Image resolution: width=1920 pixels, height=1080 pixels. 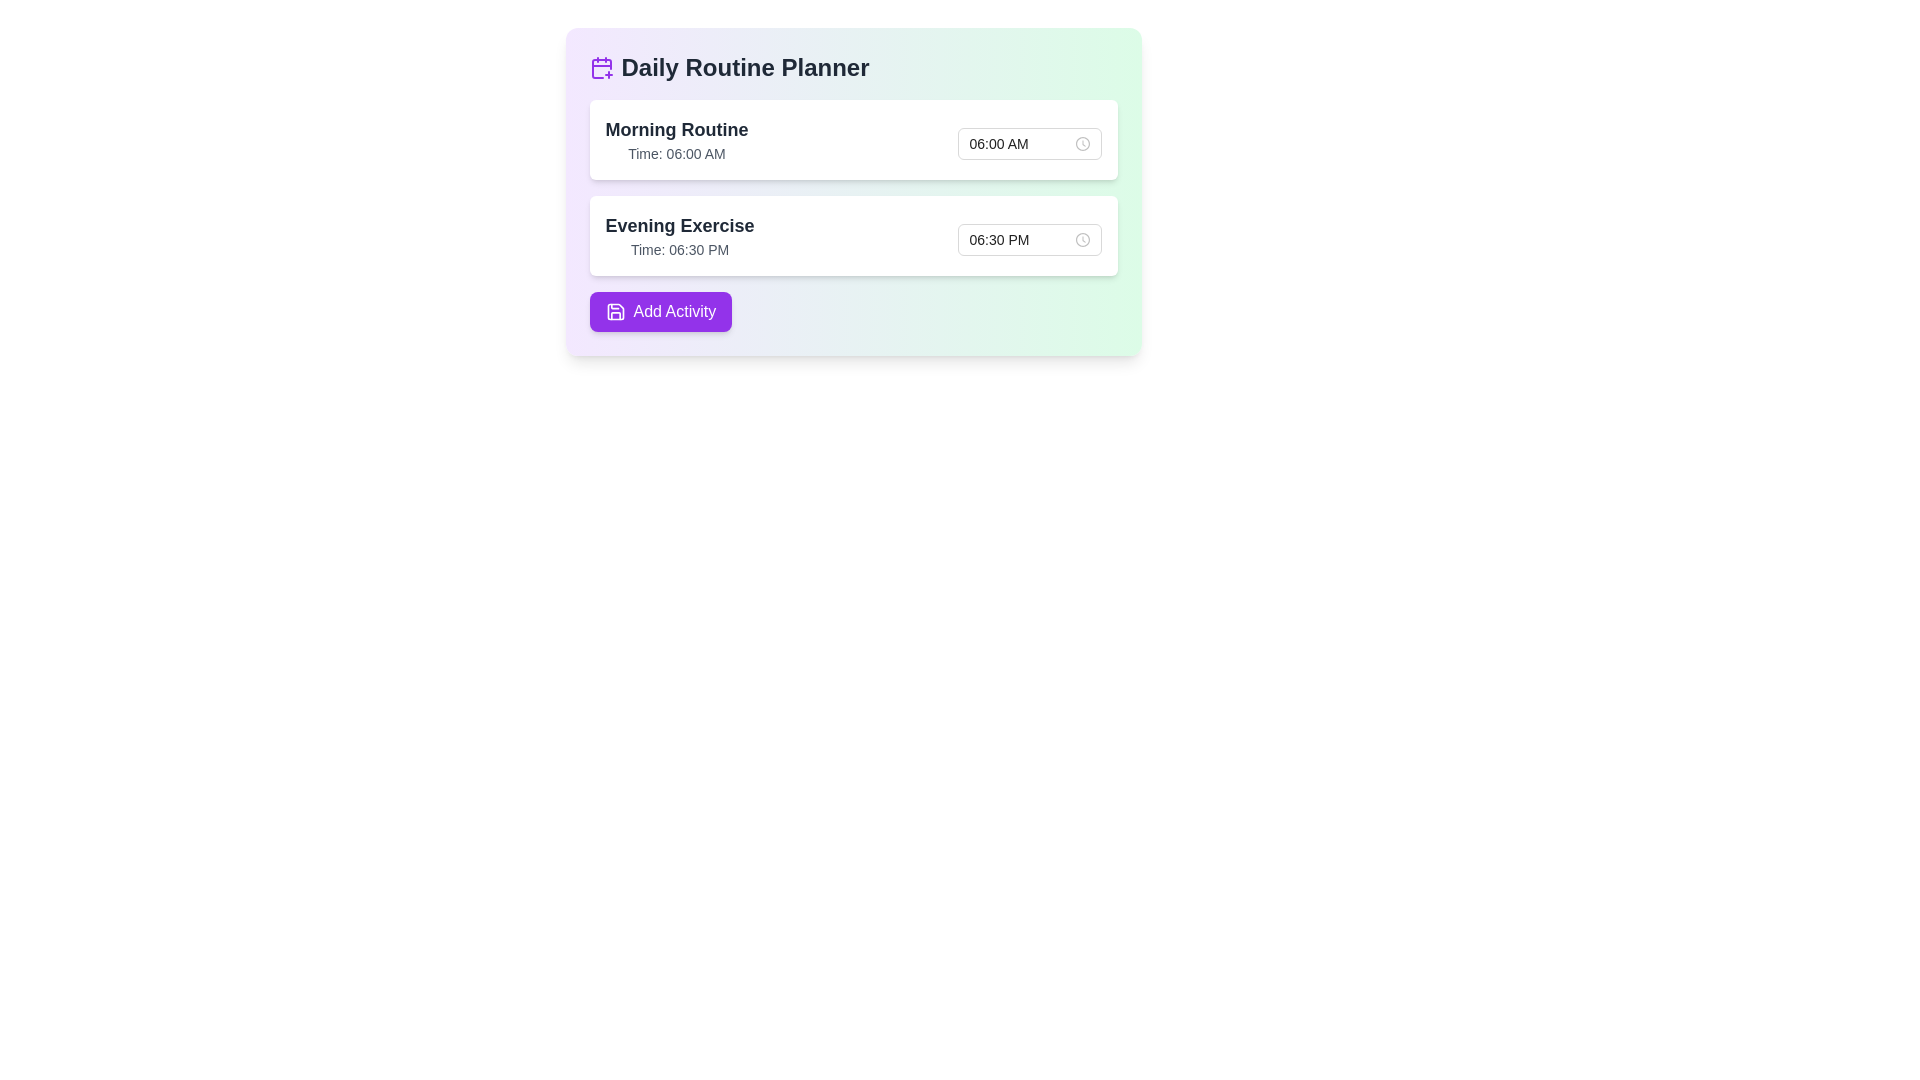 I want to click on the 'Daily Routine Planner' title with icon, which is a bold, large font header accompanied by a calendar icon, located at the top of the card layout, so click(x=853, y=67).